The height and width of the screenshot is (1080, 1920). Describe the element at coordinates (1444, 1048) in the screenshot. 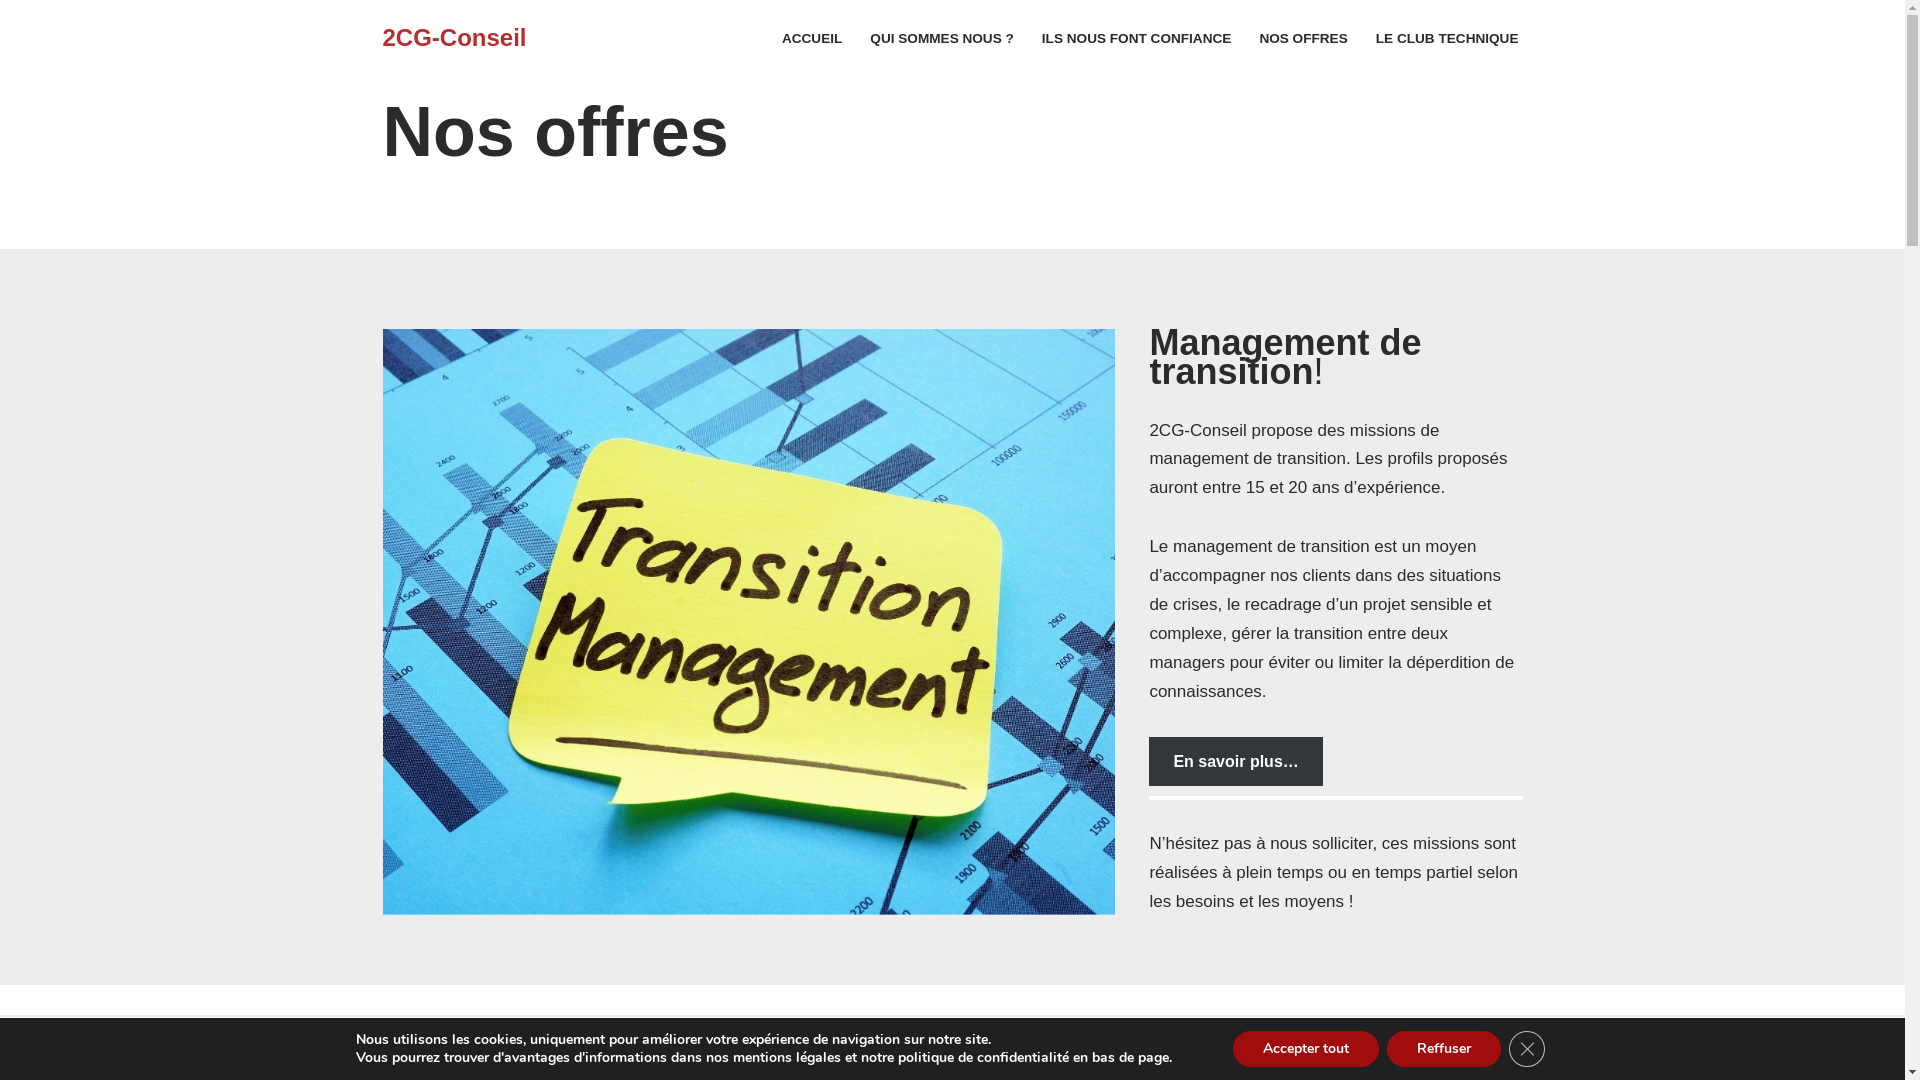

I see `'Reffuser'` at that location.